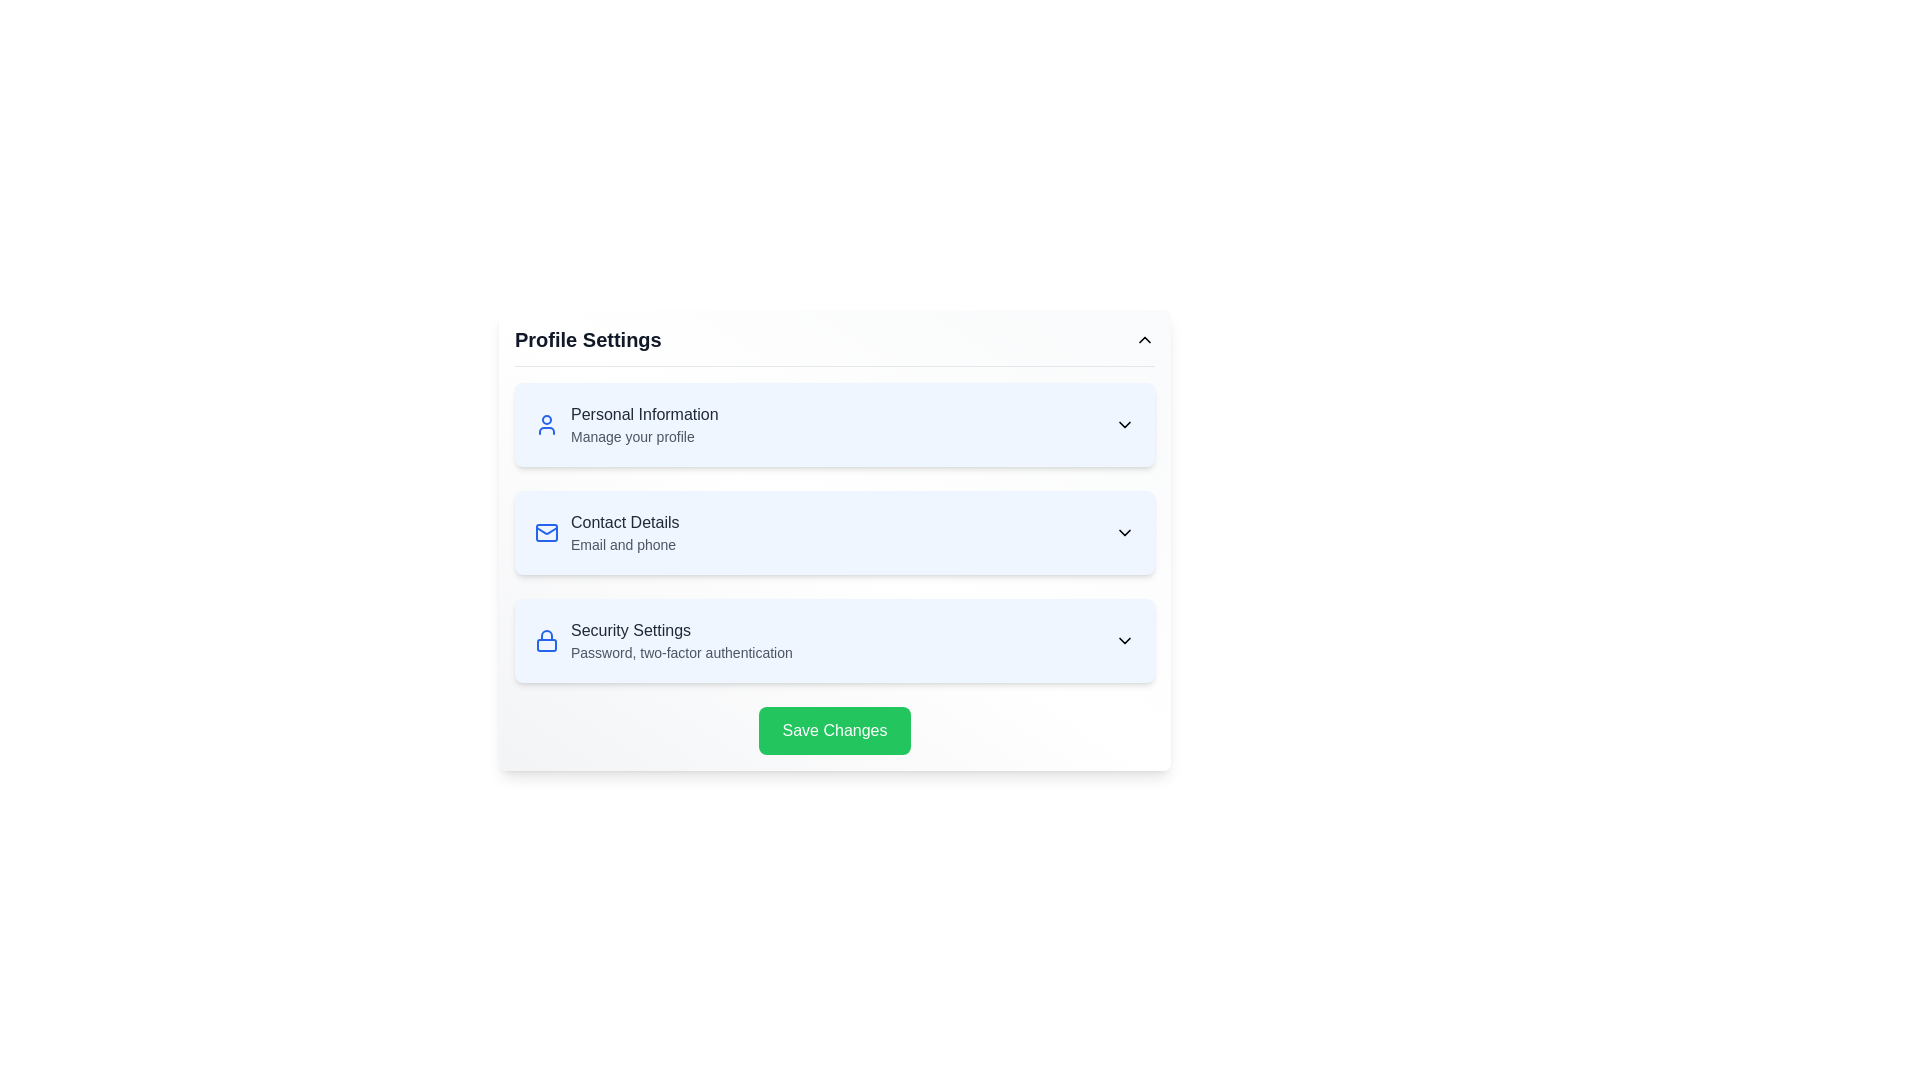  Describe the element at coordinates (835, 731) in the screenshot. I see `the save button that is located below the sections 'Security Settings', 'Contact Details', and 'Personal Information'` at that location.